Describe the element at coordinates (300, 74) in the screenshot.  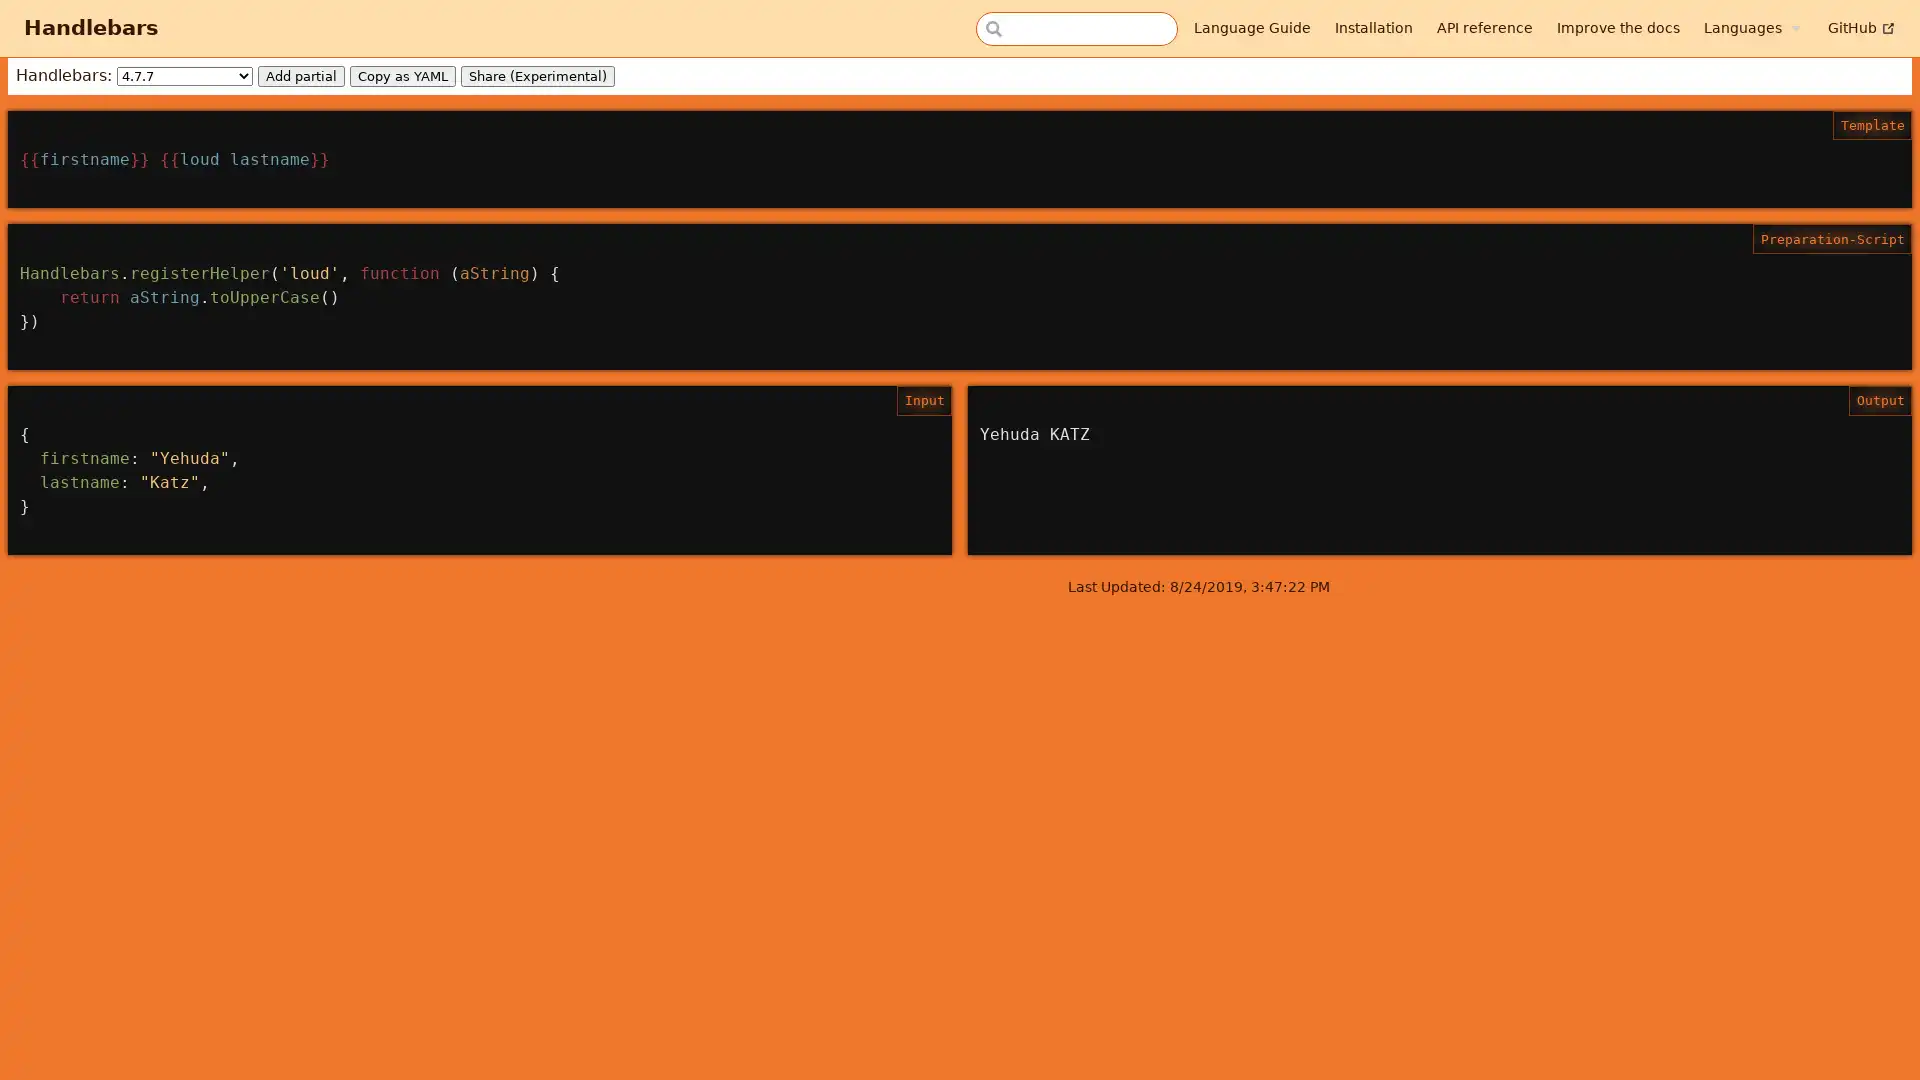
I see `Add partial` at that location.